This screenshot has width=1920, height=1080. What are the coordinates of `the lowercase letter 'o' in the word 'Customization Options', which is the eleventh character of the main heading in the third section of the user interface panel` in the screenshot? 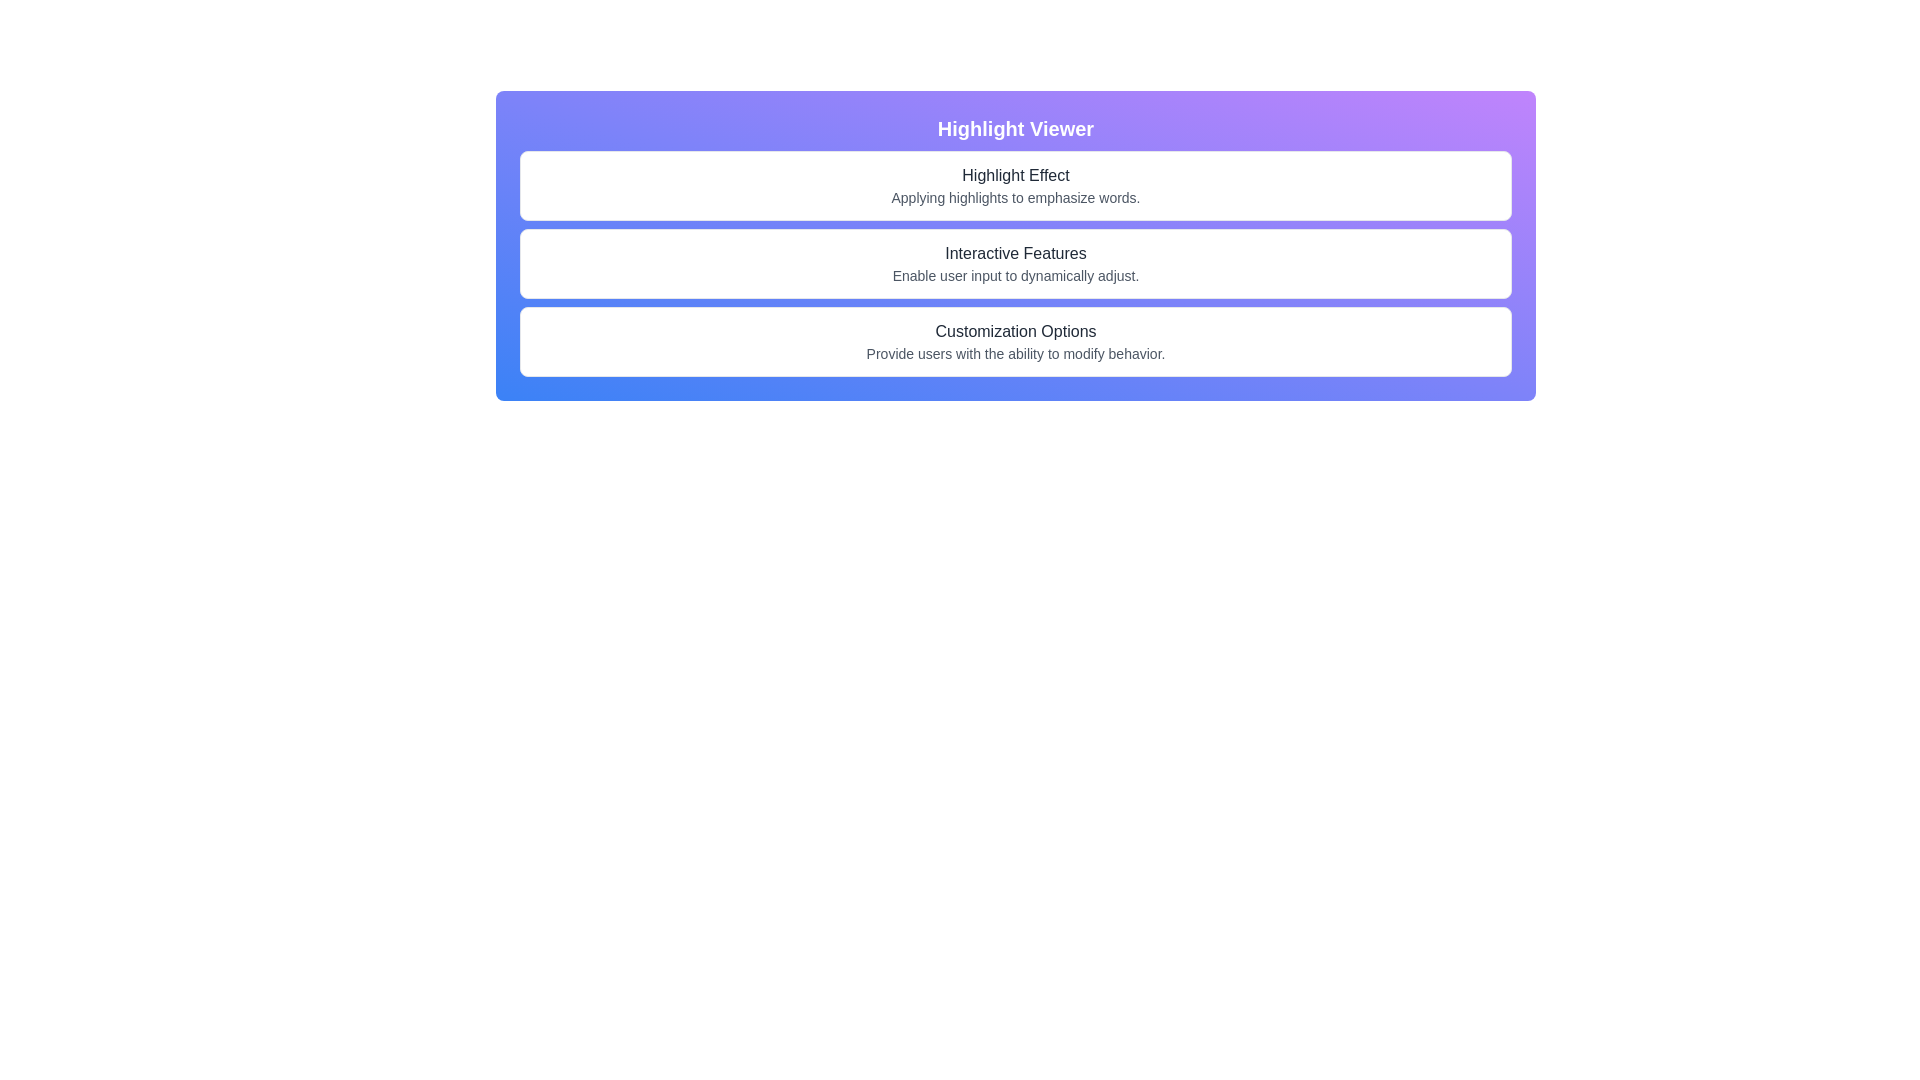 It's located at (1023, 330).